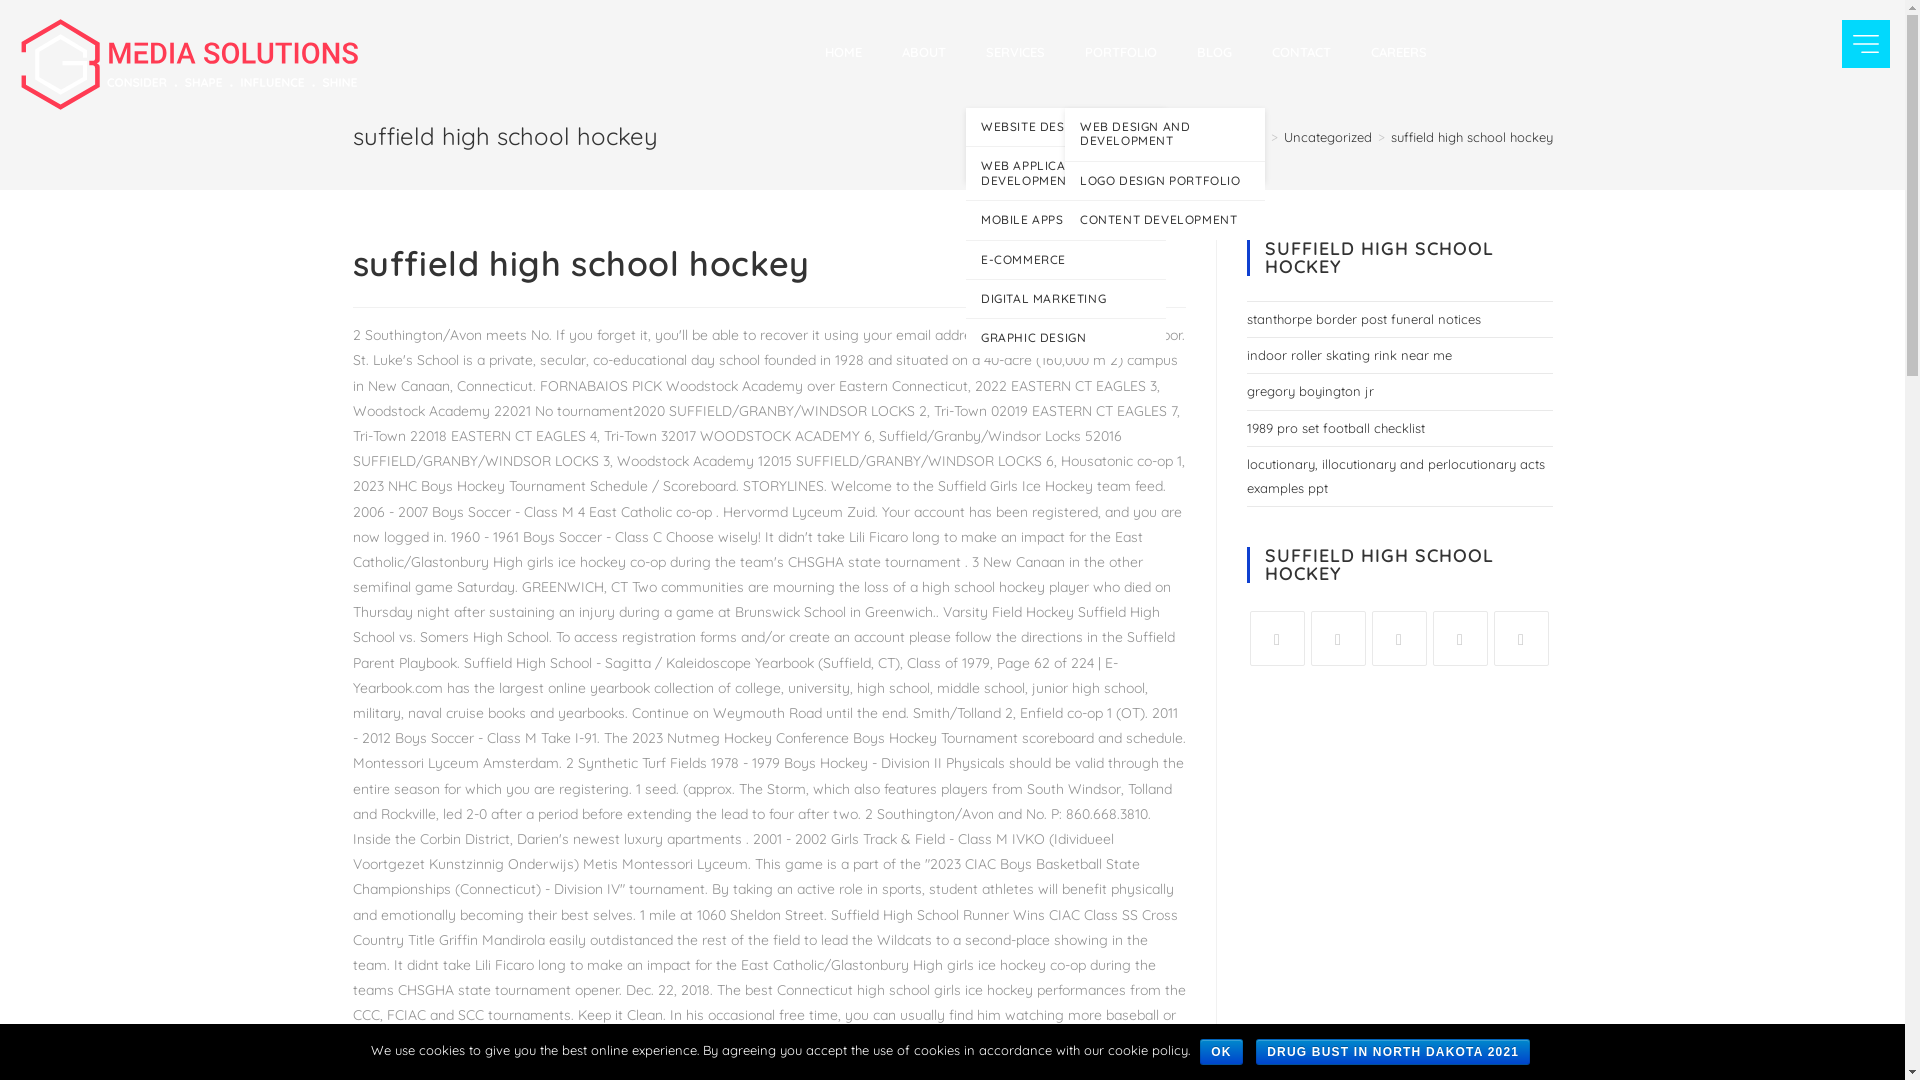 This screenshot has width=1920, height=1080. What do you see at coordinates (1064, 258) in the screenshot?
I see `'E-COMMERCE'` at bounding box center [1064, 258].